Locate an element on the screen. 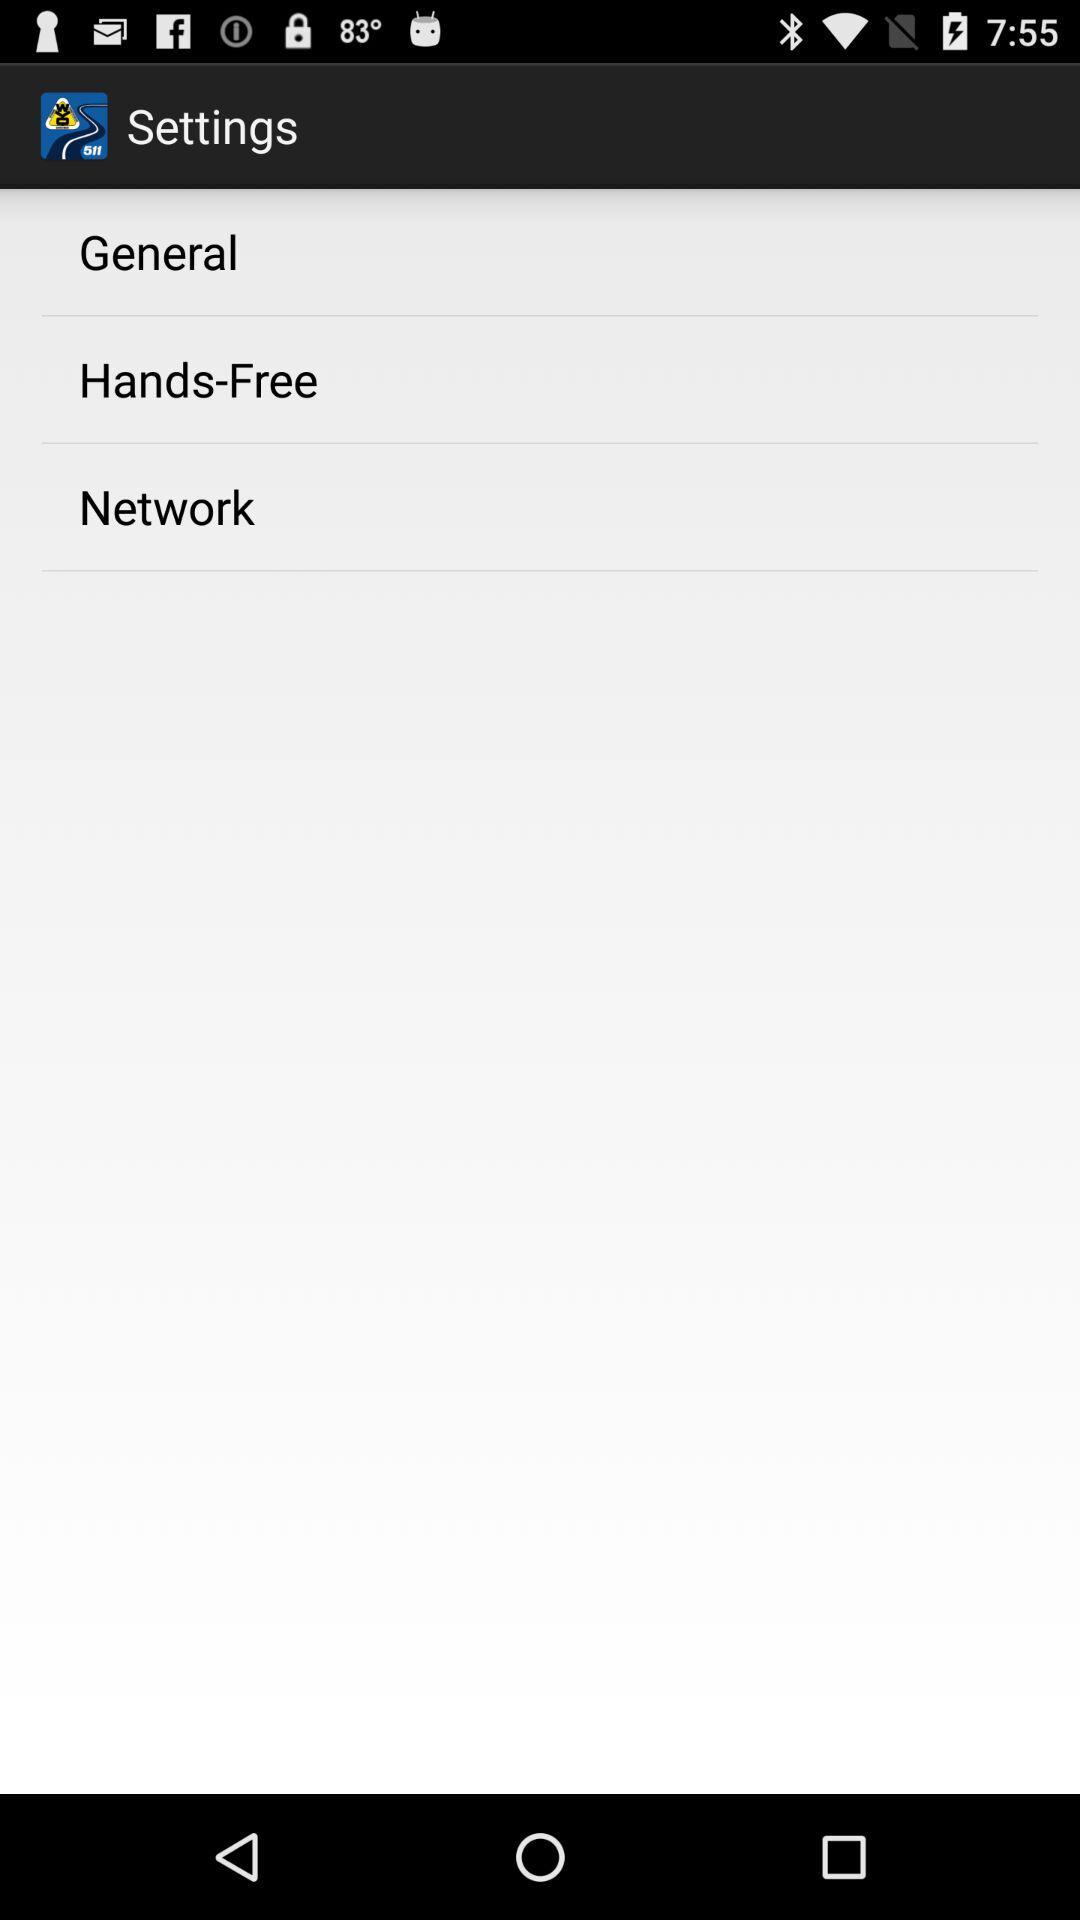  general icon is located at coordinates (157, 250).